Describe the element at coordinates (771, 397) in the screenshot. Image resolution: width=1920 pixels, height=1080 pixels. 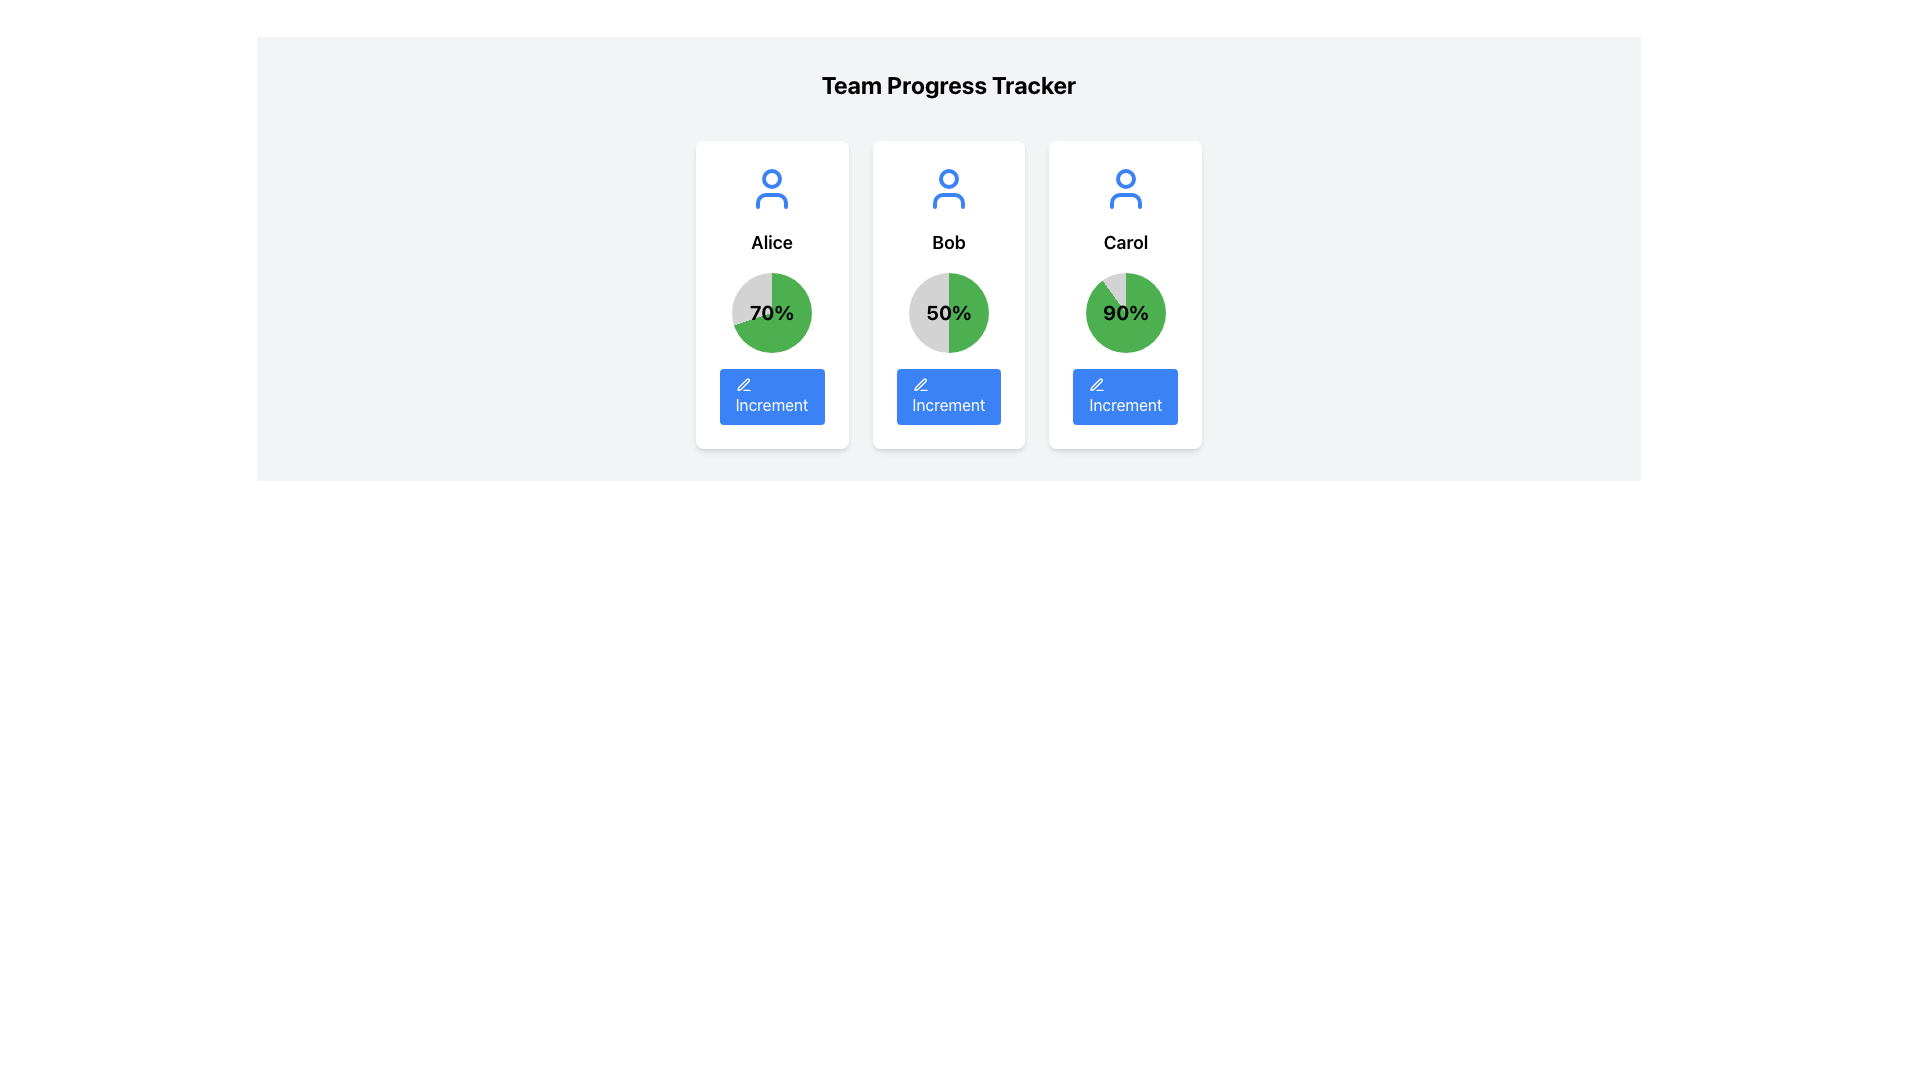
I see `the button located at the bottom of the card associated with the user 'Alice'` at that location.